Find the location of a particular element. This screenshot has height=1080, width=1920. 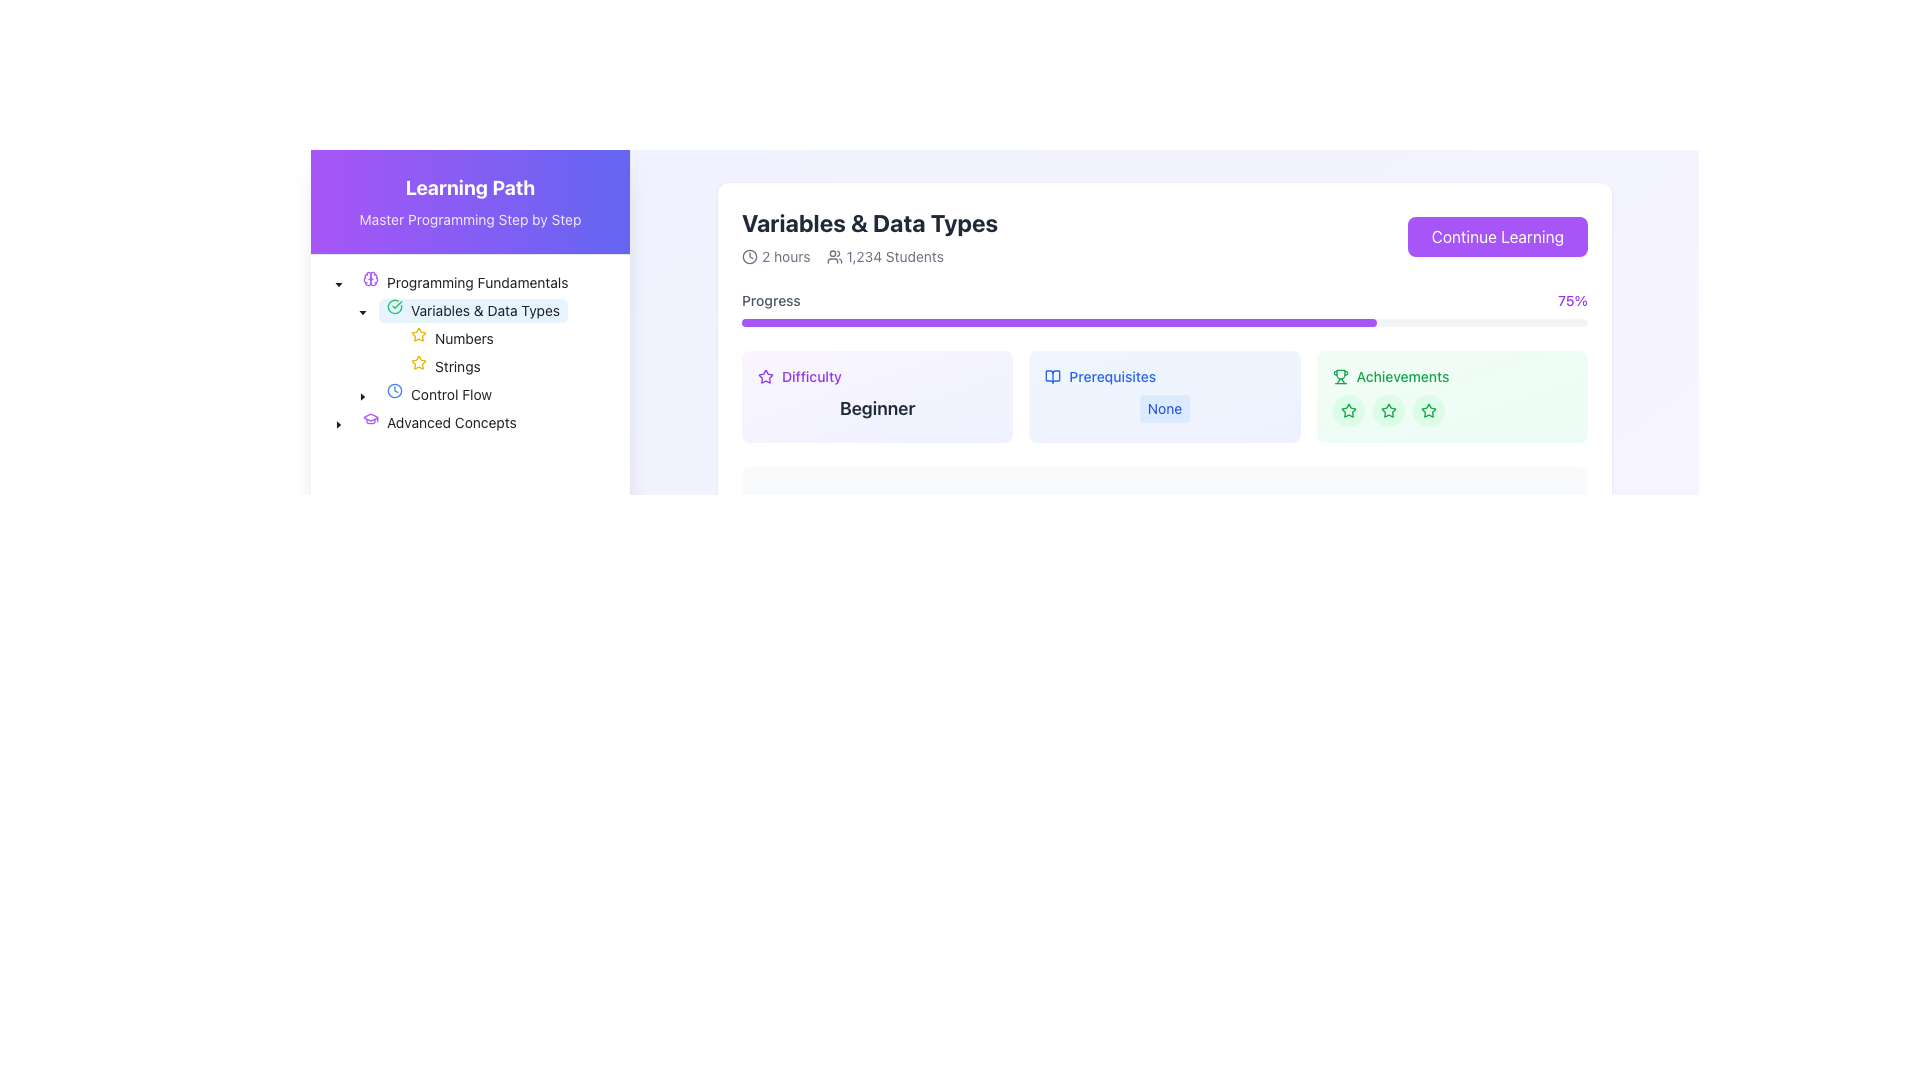

the second star-shaped icon located in the 'Achievements' section is located at coordinates (1348, 409).